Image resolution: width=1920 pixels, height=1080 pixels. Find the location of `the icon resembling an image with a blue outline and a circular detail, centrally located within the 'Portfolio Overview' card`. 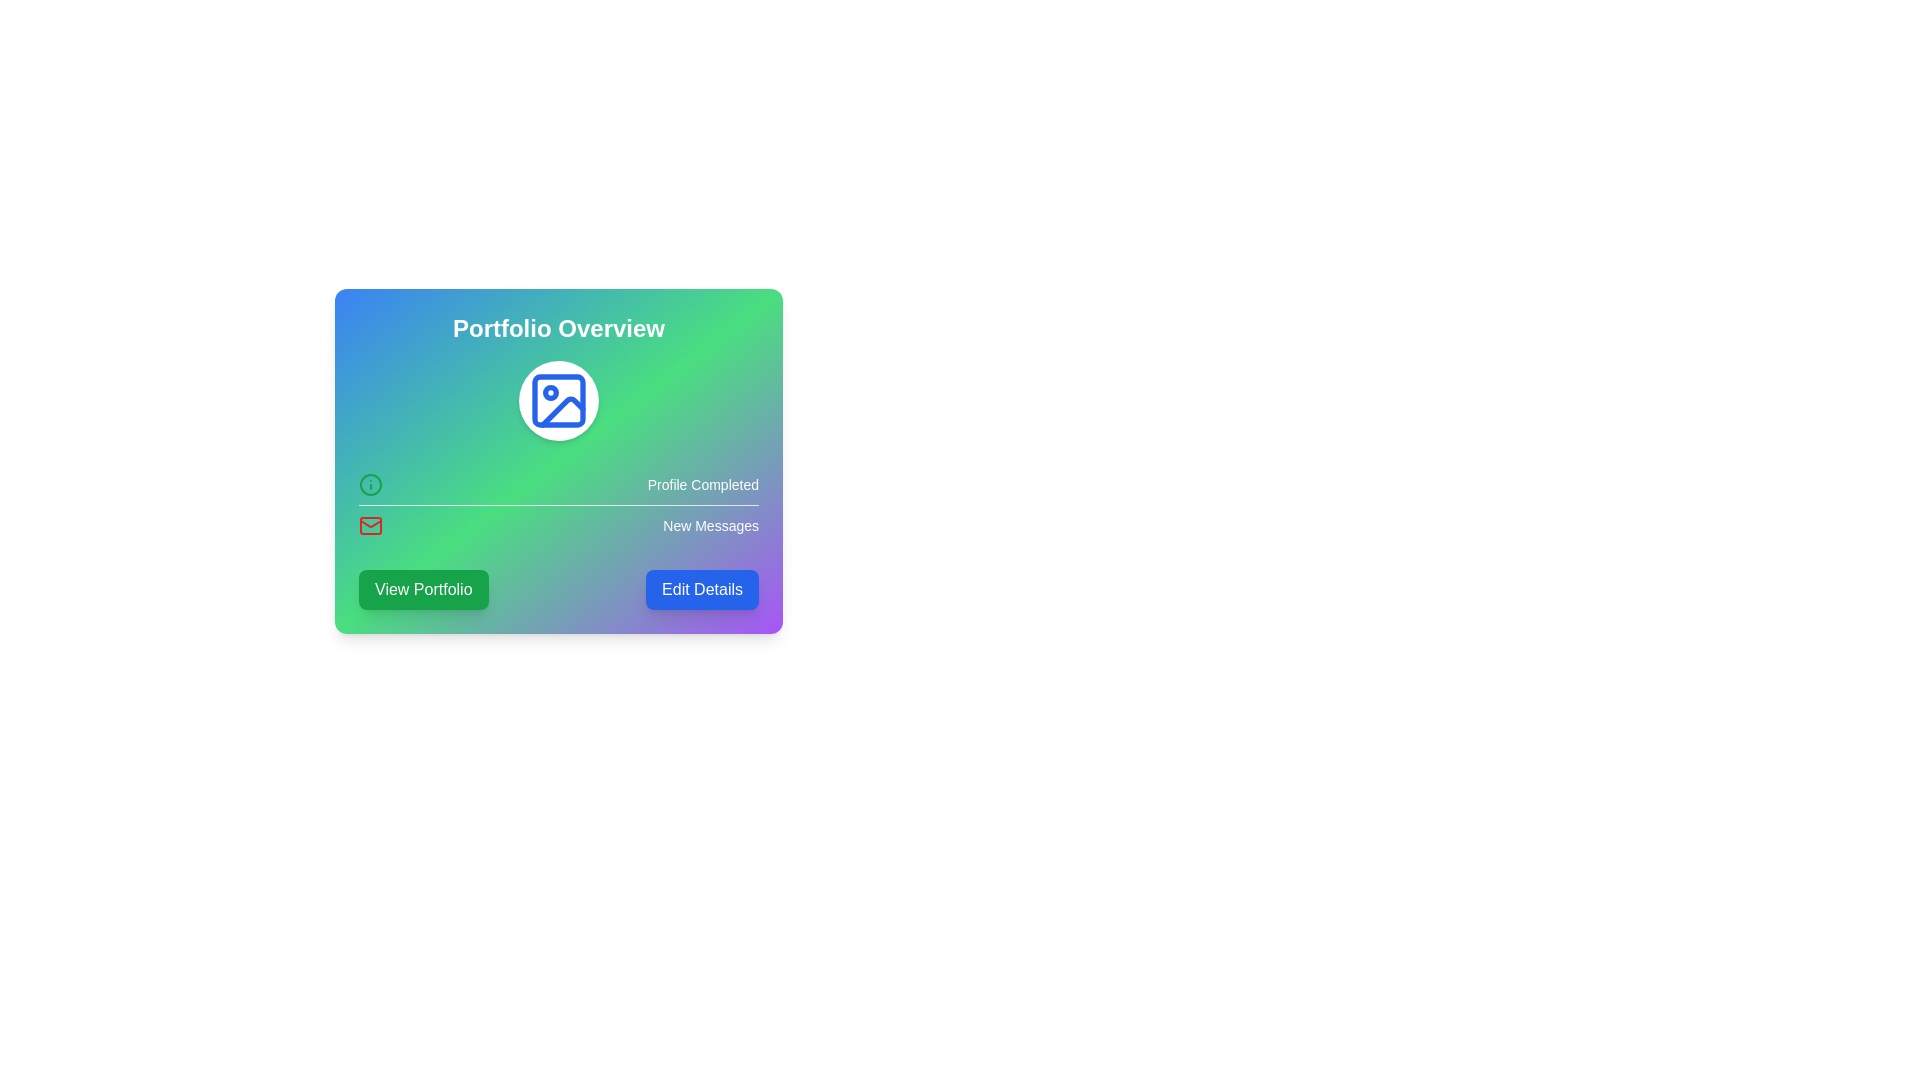

the icon resembling an image with a blue outline and a circular detail, centrally located within the 'Portfolio Overview' card is located at coordinates (558, 401).